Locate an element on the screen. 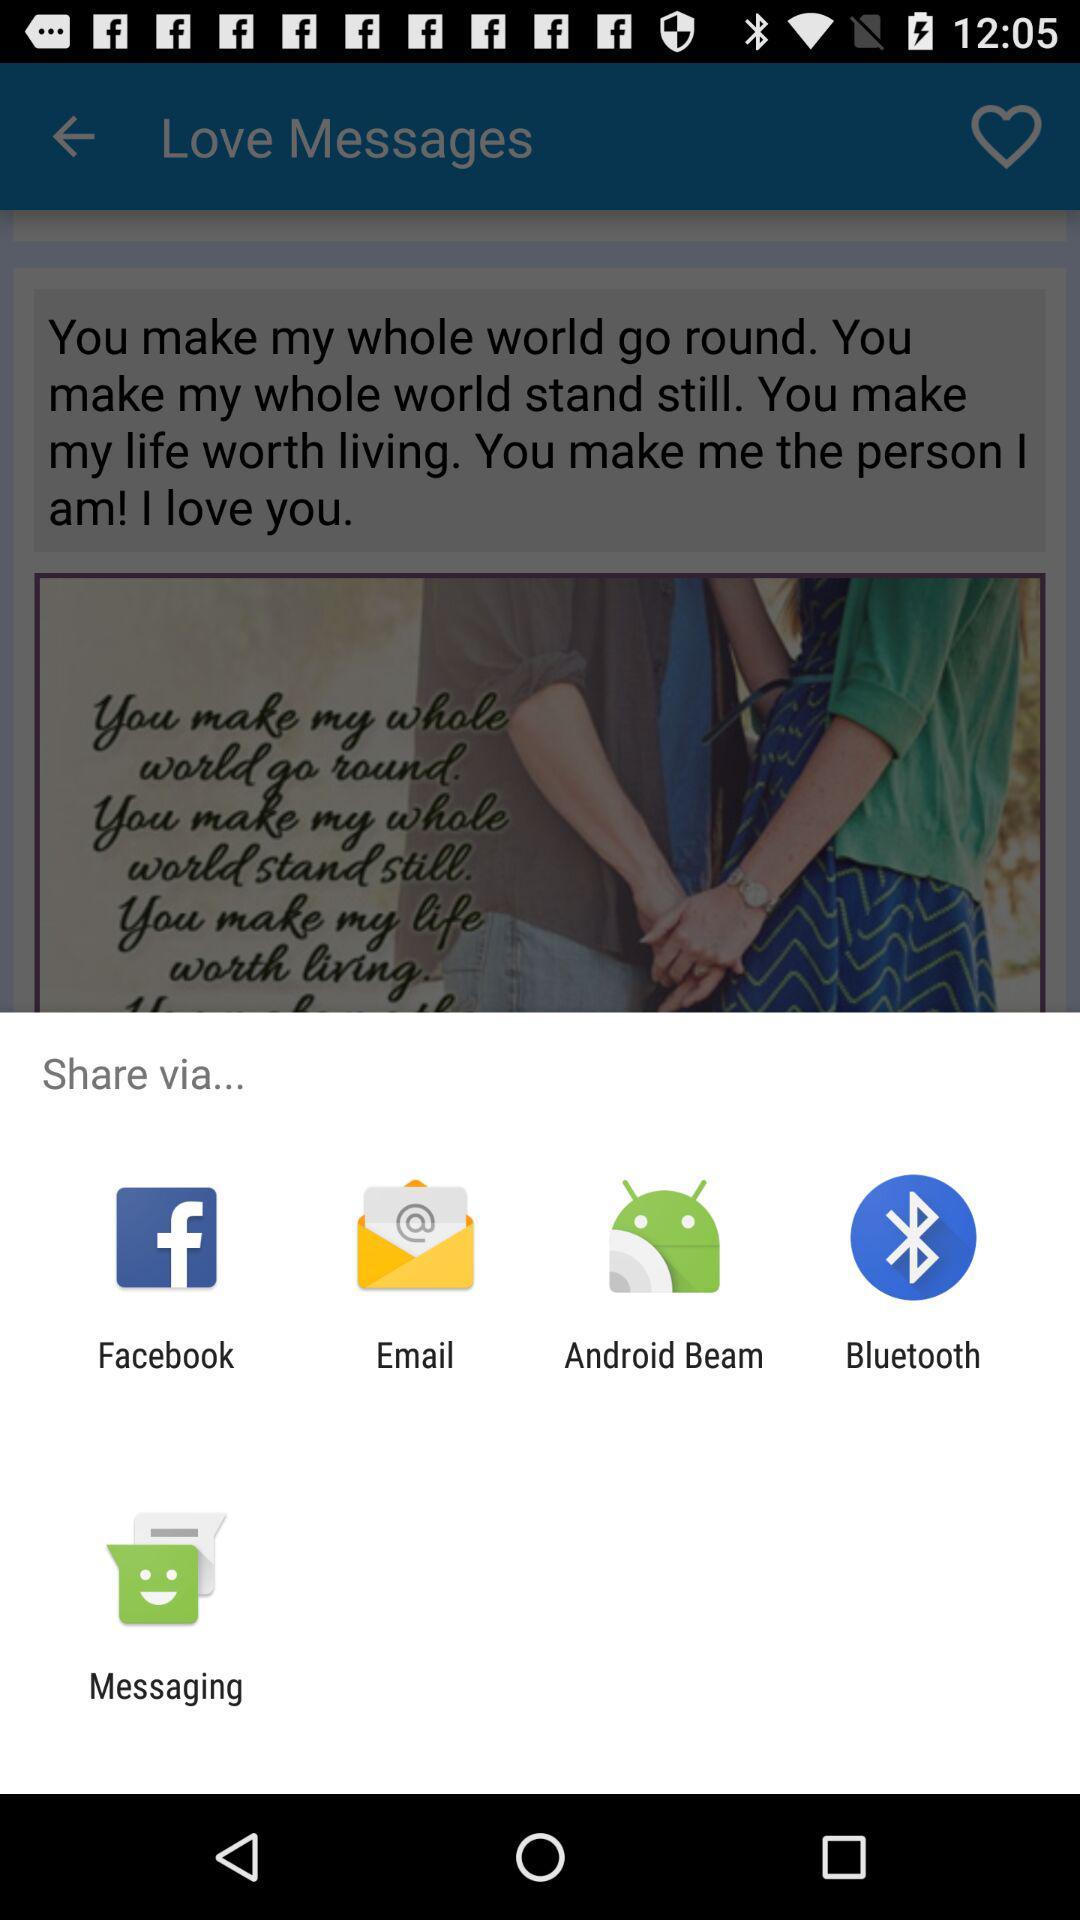  facebook is located at coordinates (165, 1374).